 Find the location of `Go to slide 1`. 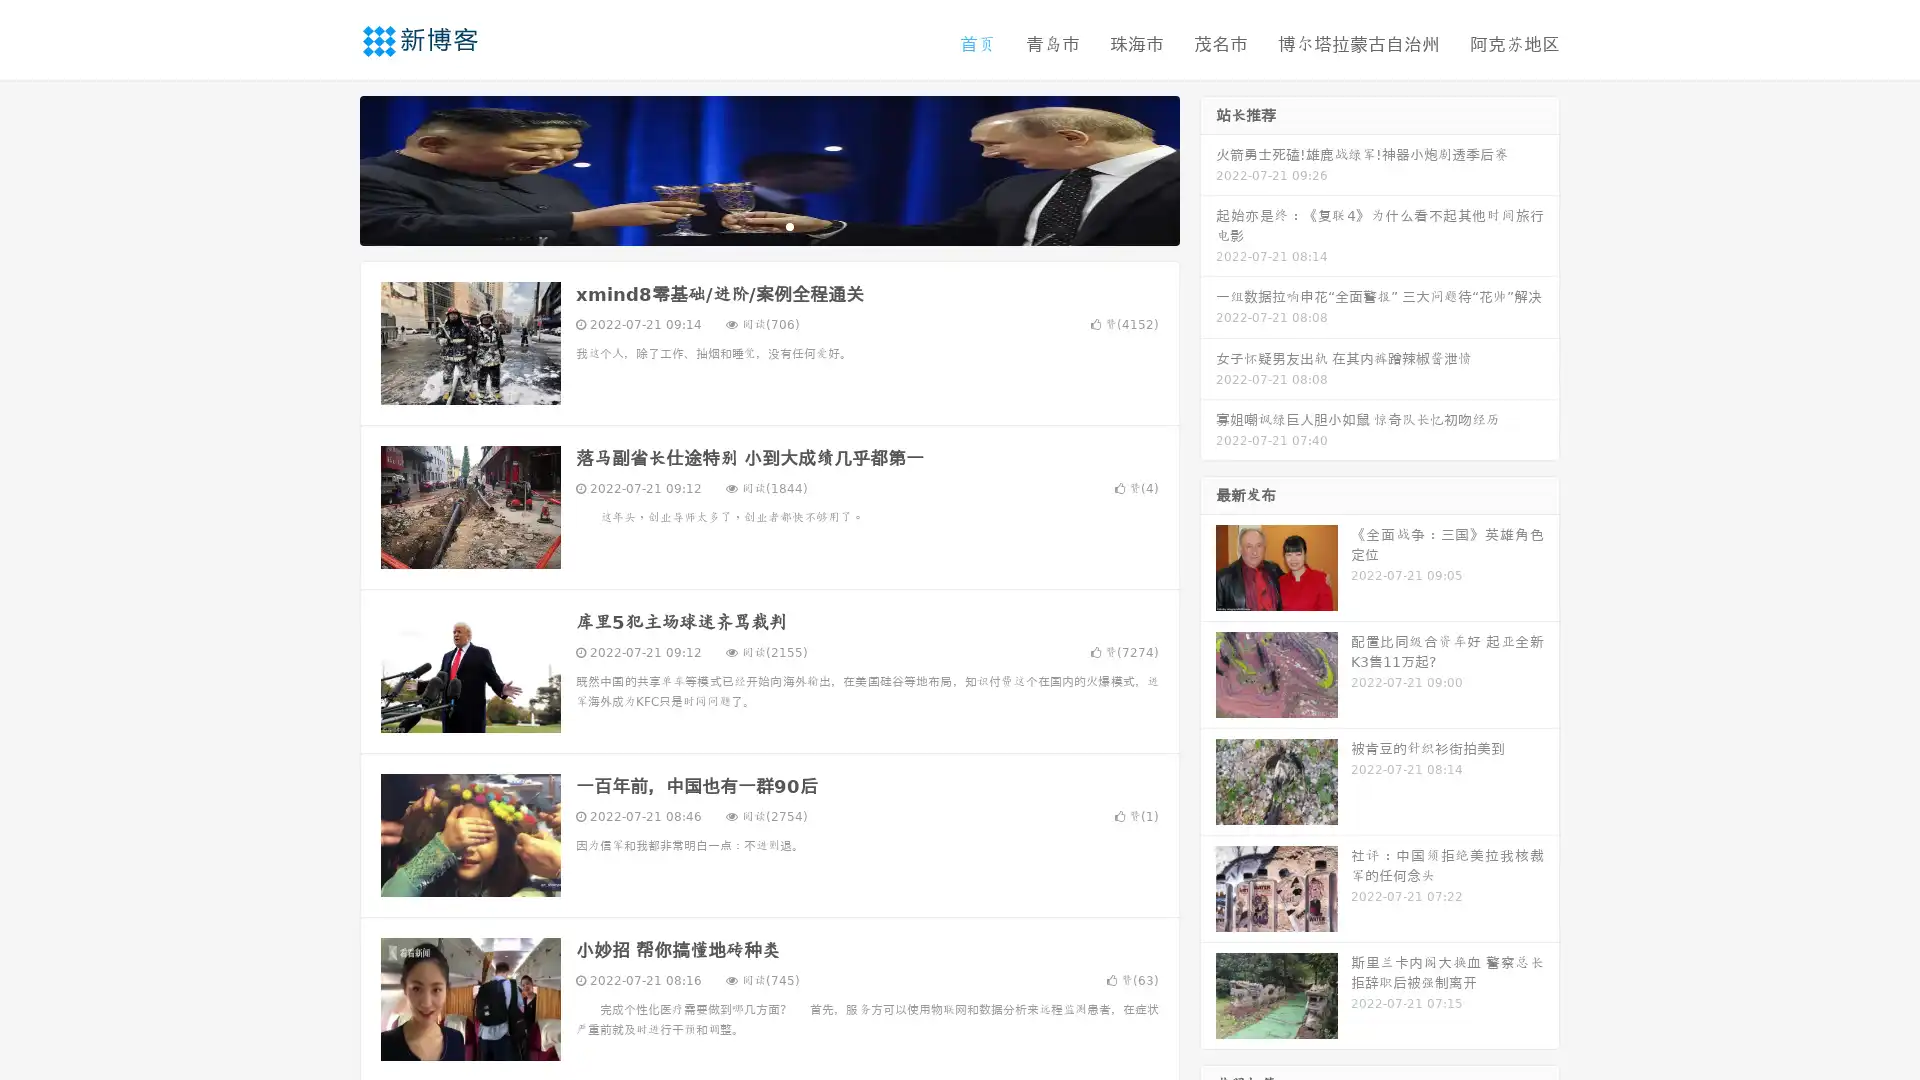

Go to slide 1 is located at coordinates (748, 225).